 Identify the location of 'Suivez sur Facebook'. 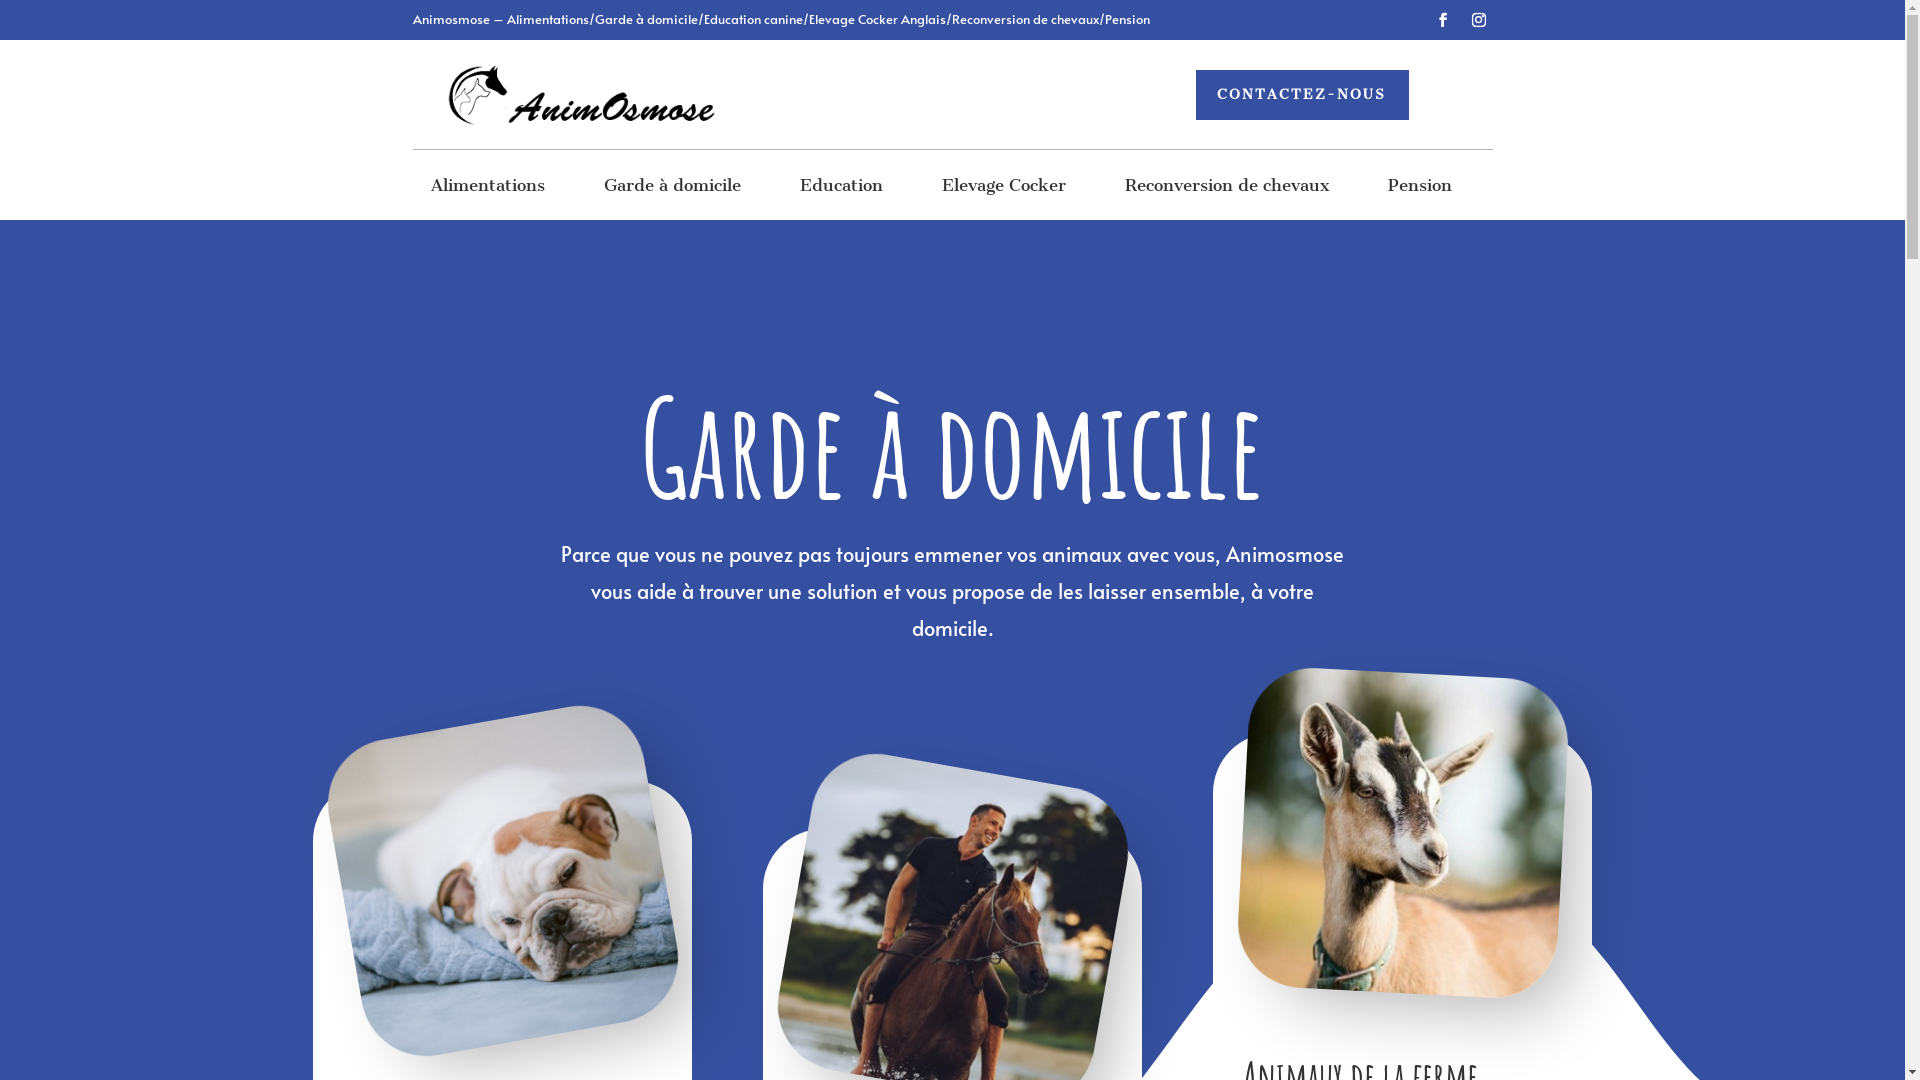
(1441, 19).